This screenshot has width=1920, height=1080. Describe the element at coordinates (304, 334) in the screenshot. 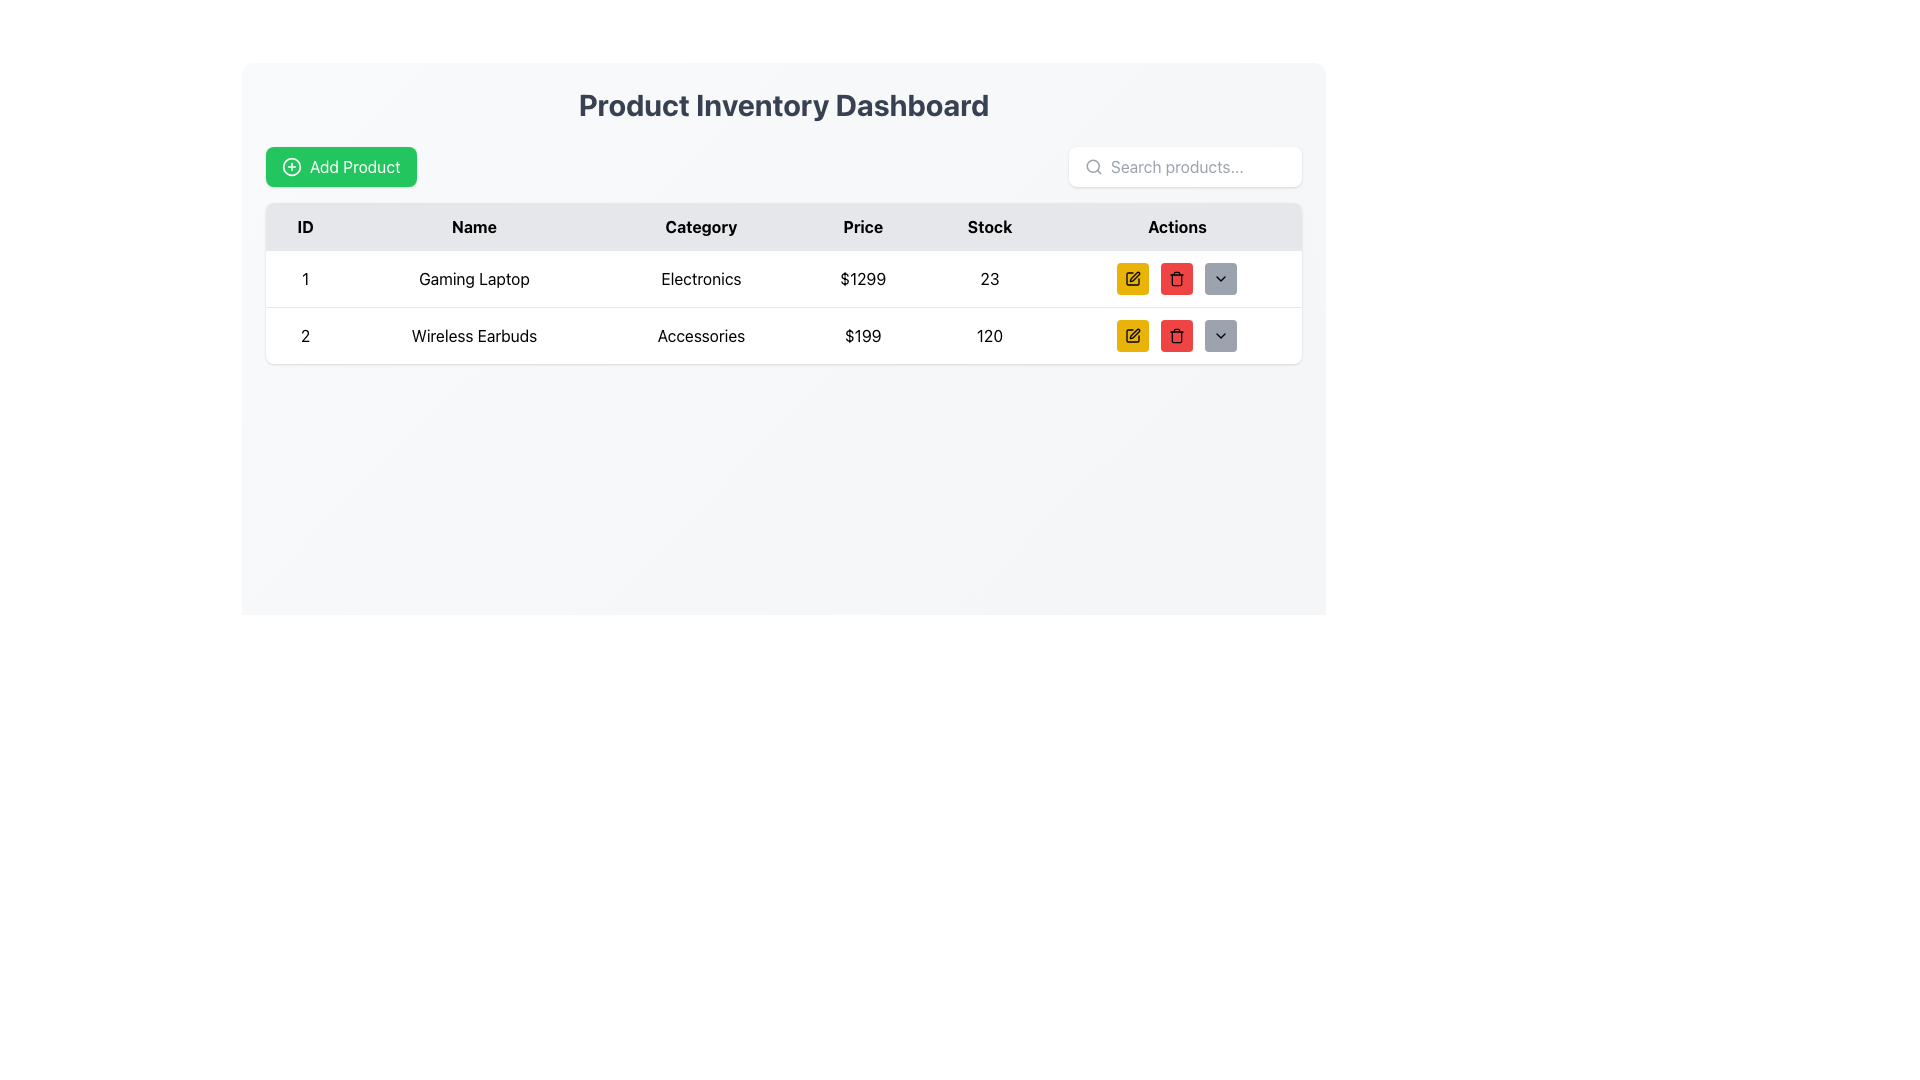

I see `the numeral '2' in the leftmost cell of the row labeled 'Wireless Earbuds'` at that location.